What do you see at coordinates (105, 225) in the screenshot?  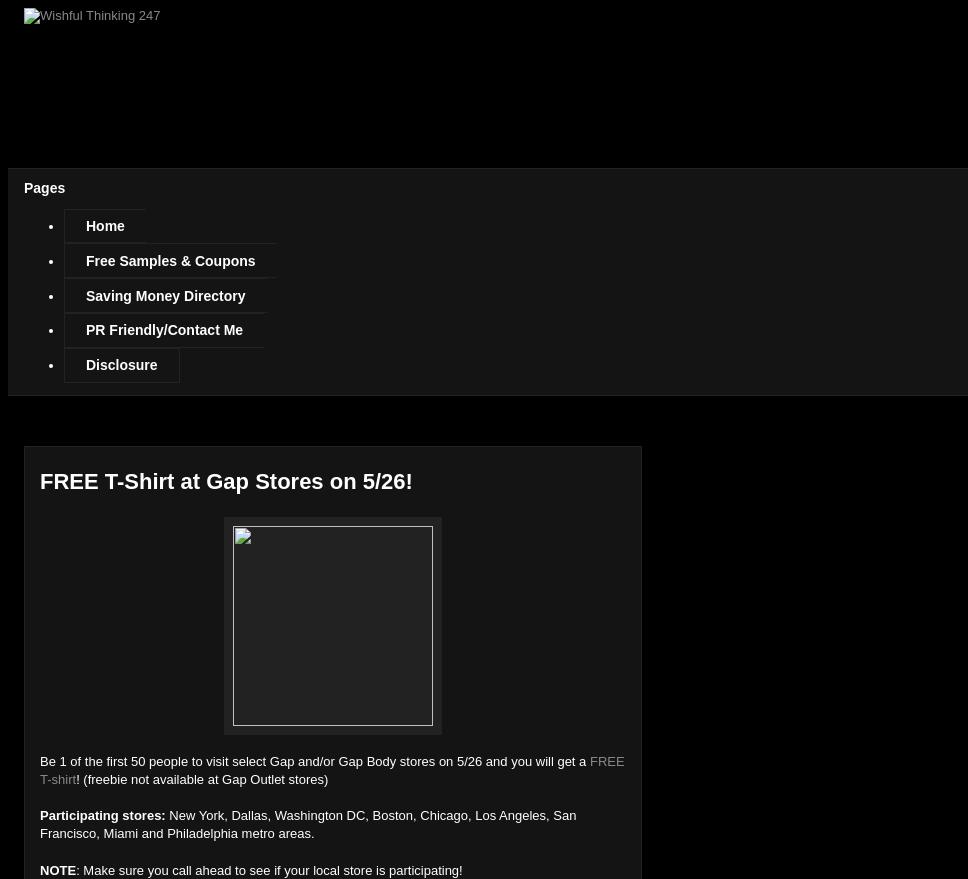 I see `'Home'` at bounding box center [105, 225].